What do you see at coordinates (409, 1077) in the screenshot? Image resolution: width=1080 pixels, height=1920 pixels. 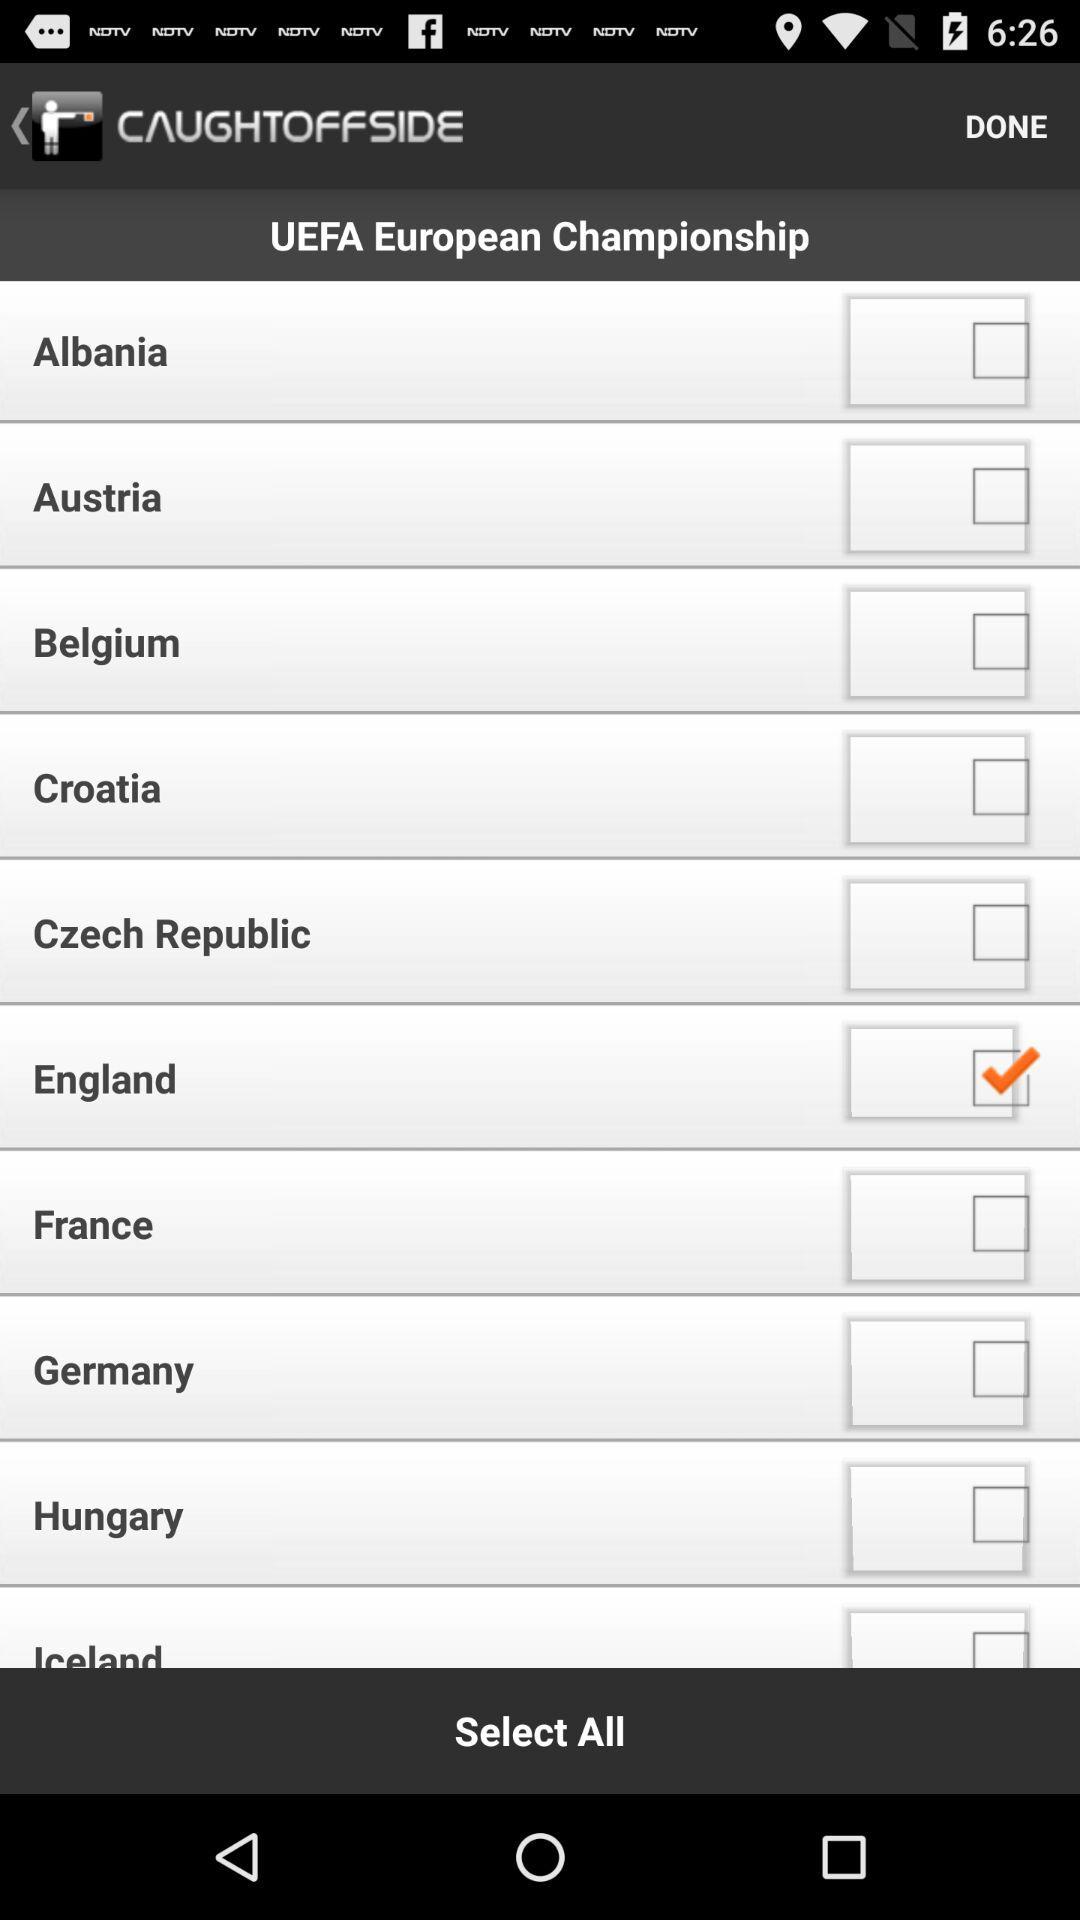 I see `the app below czech republic icon` at bounding box center [409, 1077].